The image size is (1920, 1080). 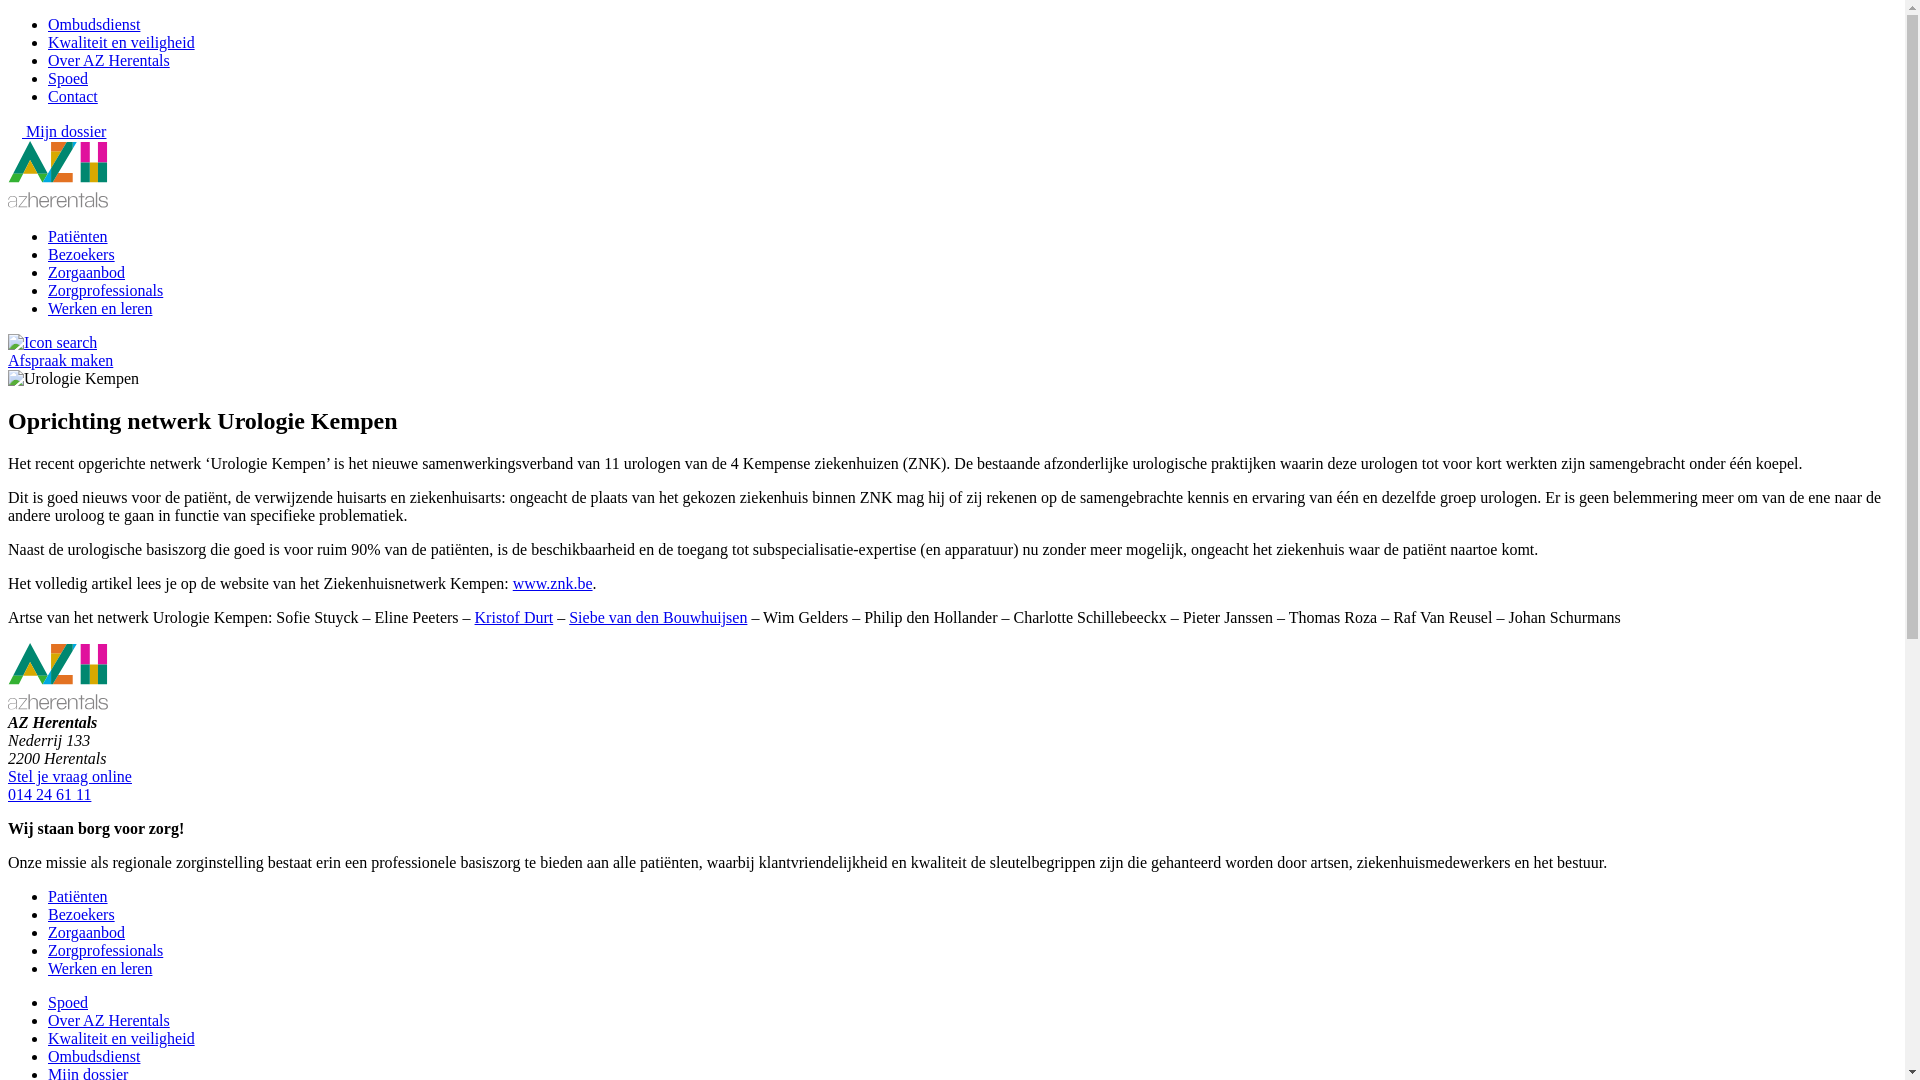 What do you see at coordinates (93, 1055) in the screenshot?
I see `'Ombudsdienst'` at bounding box center [93, 1055].